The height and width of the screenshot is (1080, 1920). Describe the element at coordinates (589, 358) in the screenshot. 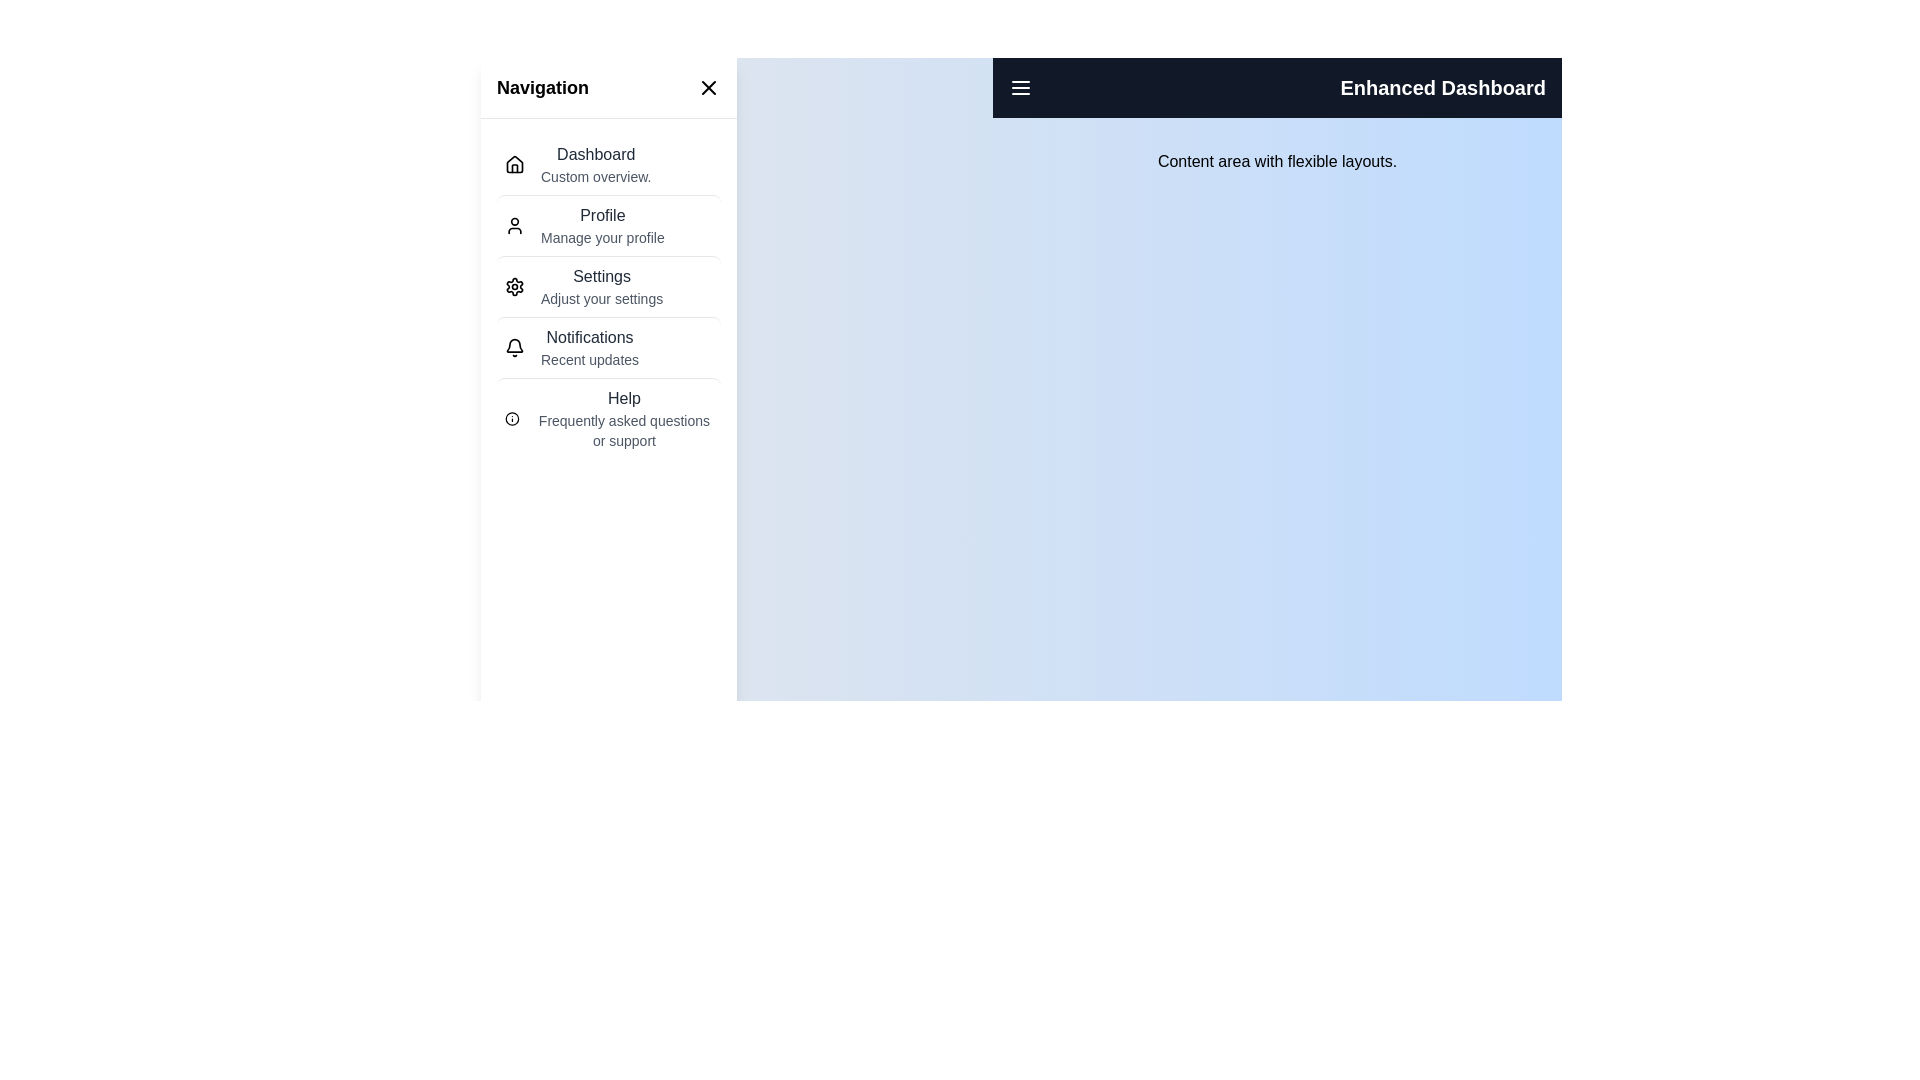

I see `the Text label located beneath the 'Notifications' heading in the side navigation panel, which provides additional context for that section` at that location.